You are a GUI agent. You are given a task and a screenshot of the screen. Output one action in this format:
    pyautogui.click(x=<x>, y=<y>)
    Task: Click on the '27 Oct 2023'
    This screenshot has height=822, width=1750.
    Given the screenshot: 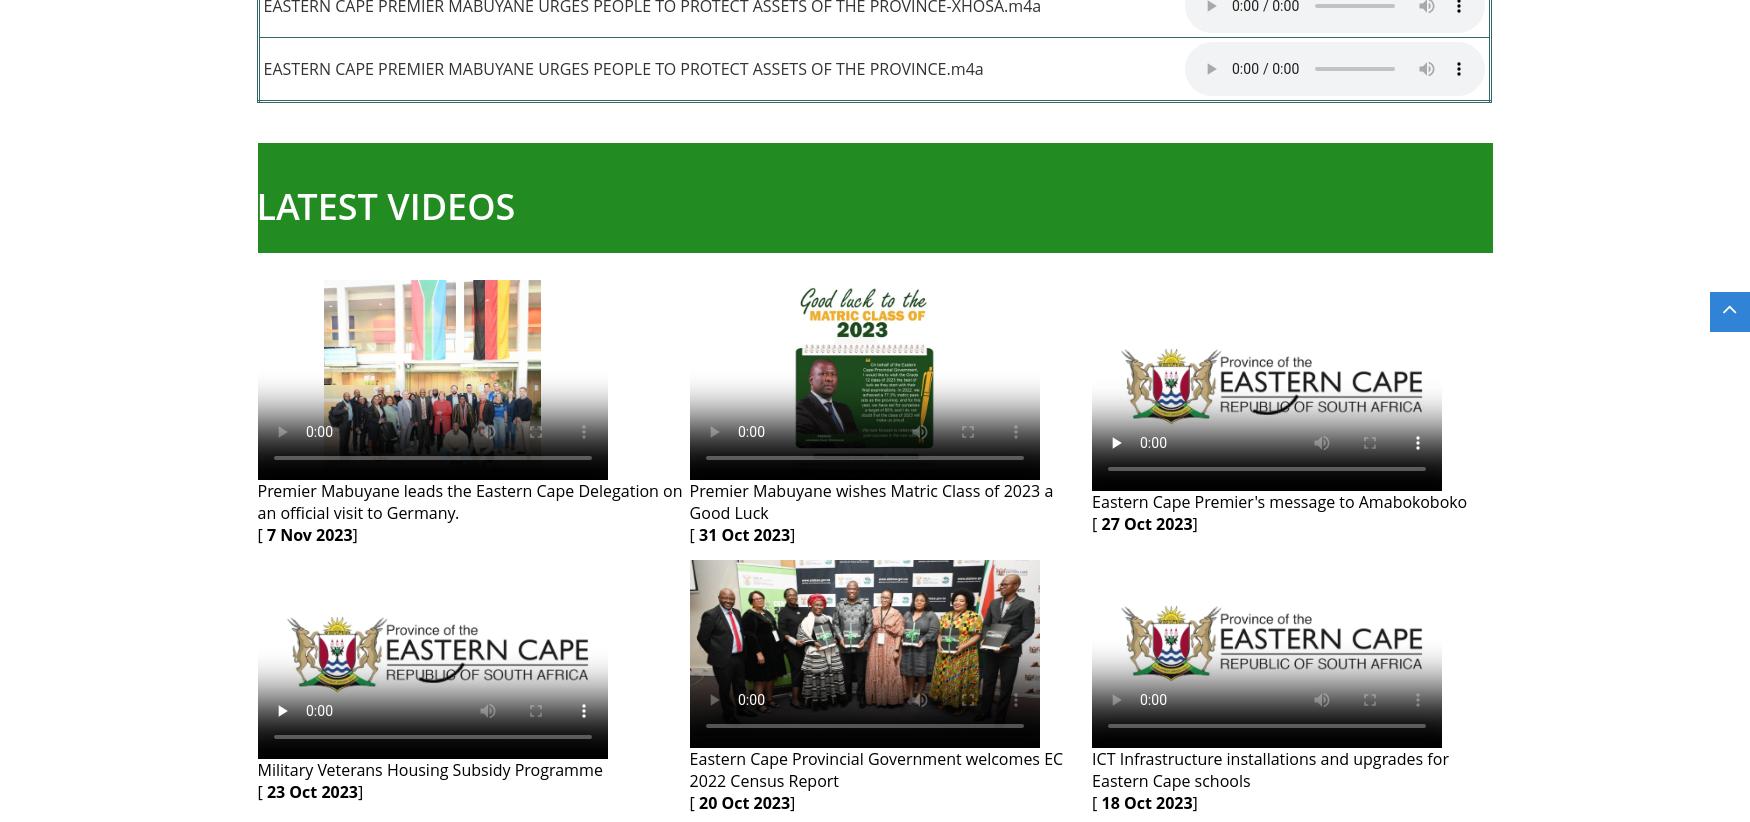 What is the action you would take?
    pyautogui.click(x=1145, y=522)
    